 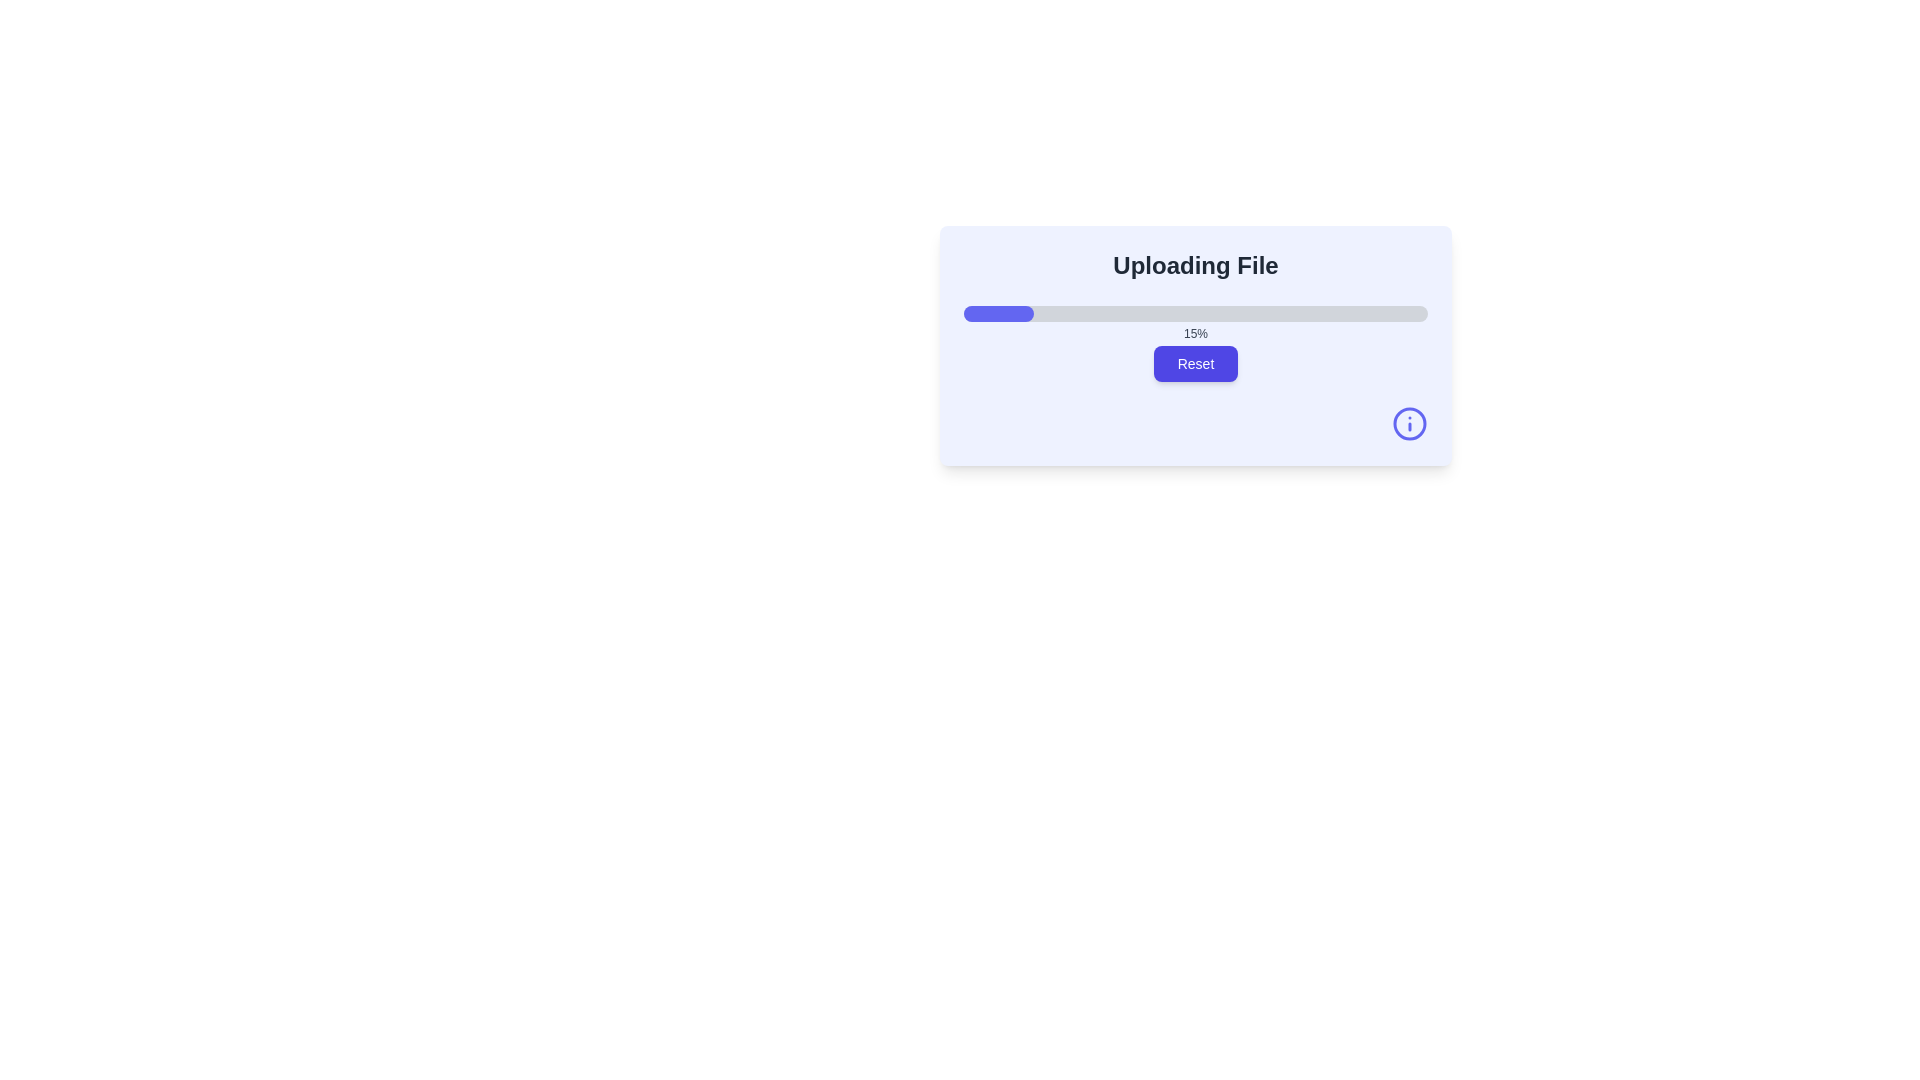 I want to click on the information icon located at the bottom-right corner of the card layout that contains an upload progress bar and a 'Reset' button, so click(x=1409, y=423).